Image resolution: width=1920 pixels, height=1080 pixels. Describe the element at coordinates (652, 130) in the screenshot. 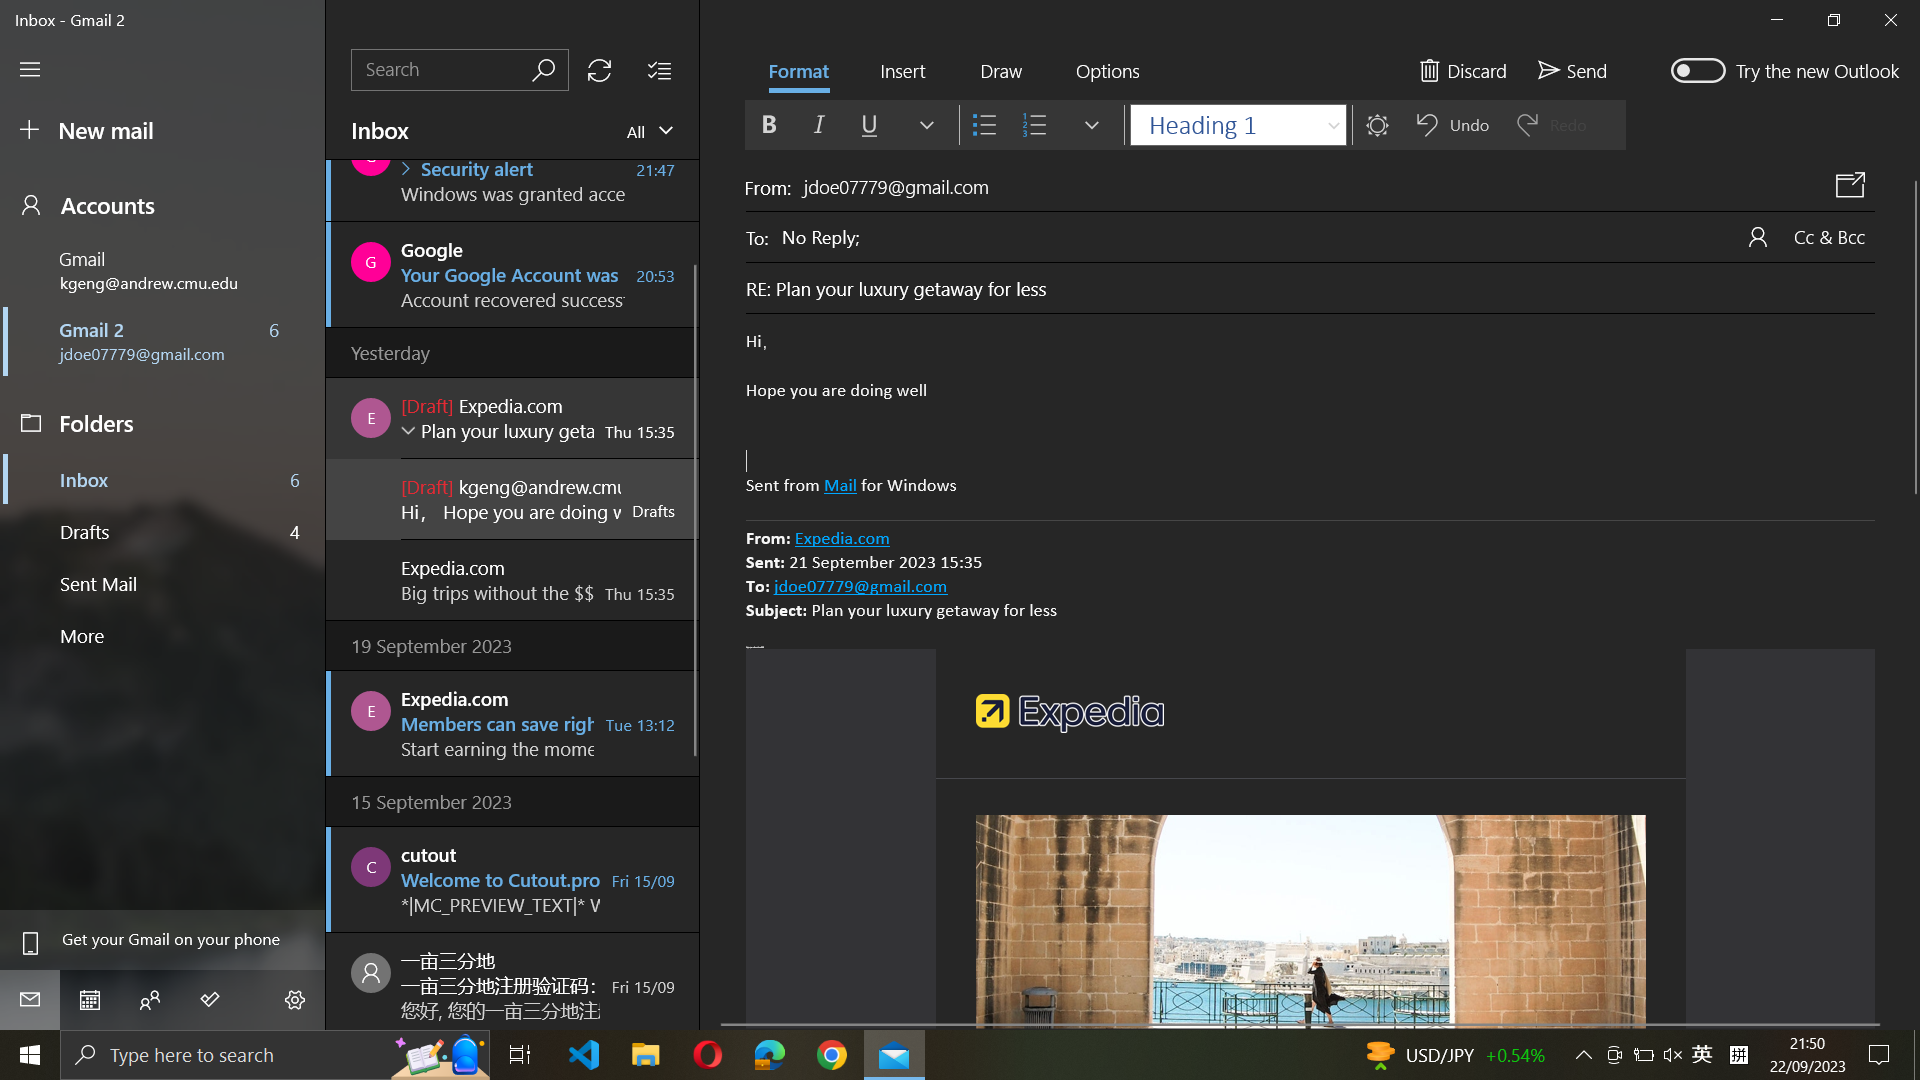

I see `Present all received mails in the inbox` at that location.